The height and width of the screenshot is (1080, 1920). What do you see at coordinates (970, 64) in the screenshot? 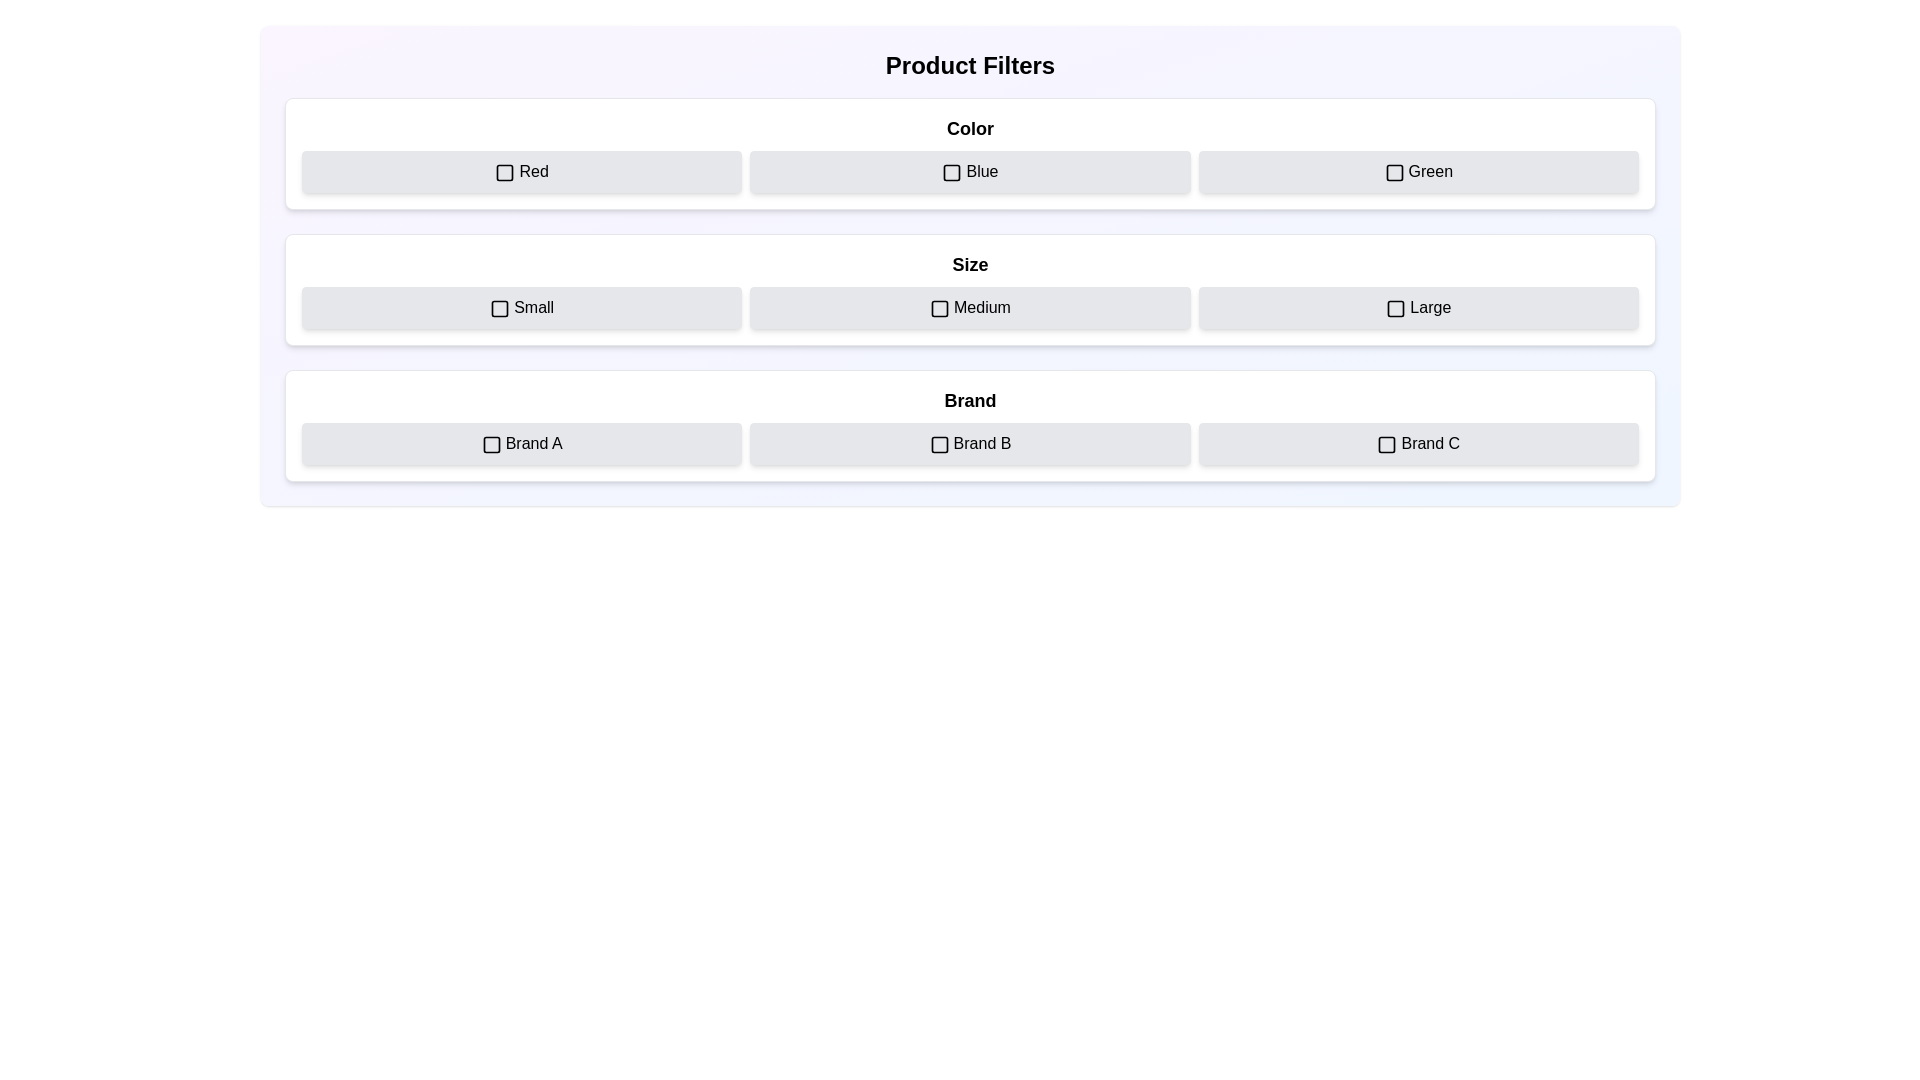
I see `the 'Product Filters' heading text, which is styled in a bold, large font and located at the top of the product selection filters section` at bounding box center [970, 64].